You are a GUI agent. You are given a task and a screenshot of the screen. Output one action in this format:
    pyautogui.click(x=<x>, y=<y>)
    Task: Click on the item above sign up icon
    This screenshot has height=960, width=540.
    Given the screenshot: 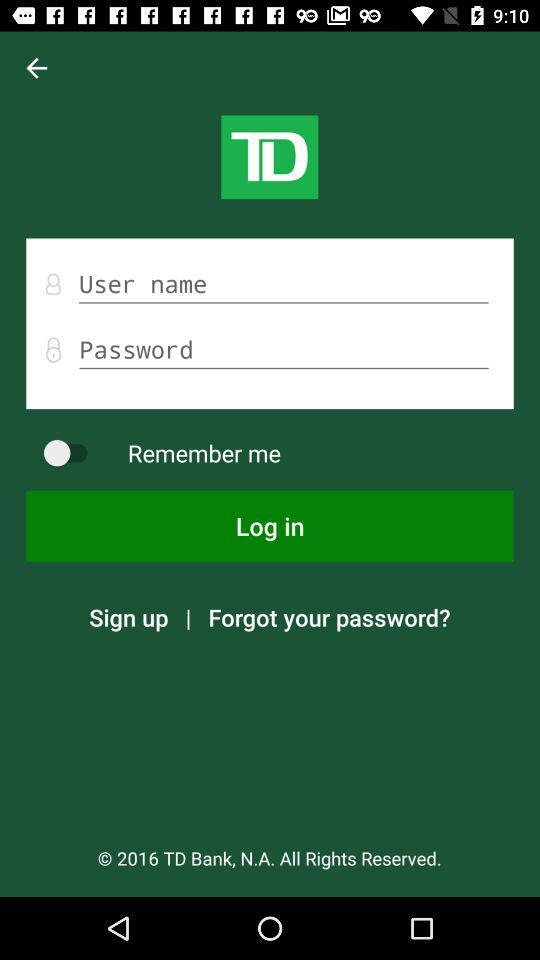 What is the action you would take?
    pyautogui.click(x=270, y=525)
    